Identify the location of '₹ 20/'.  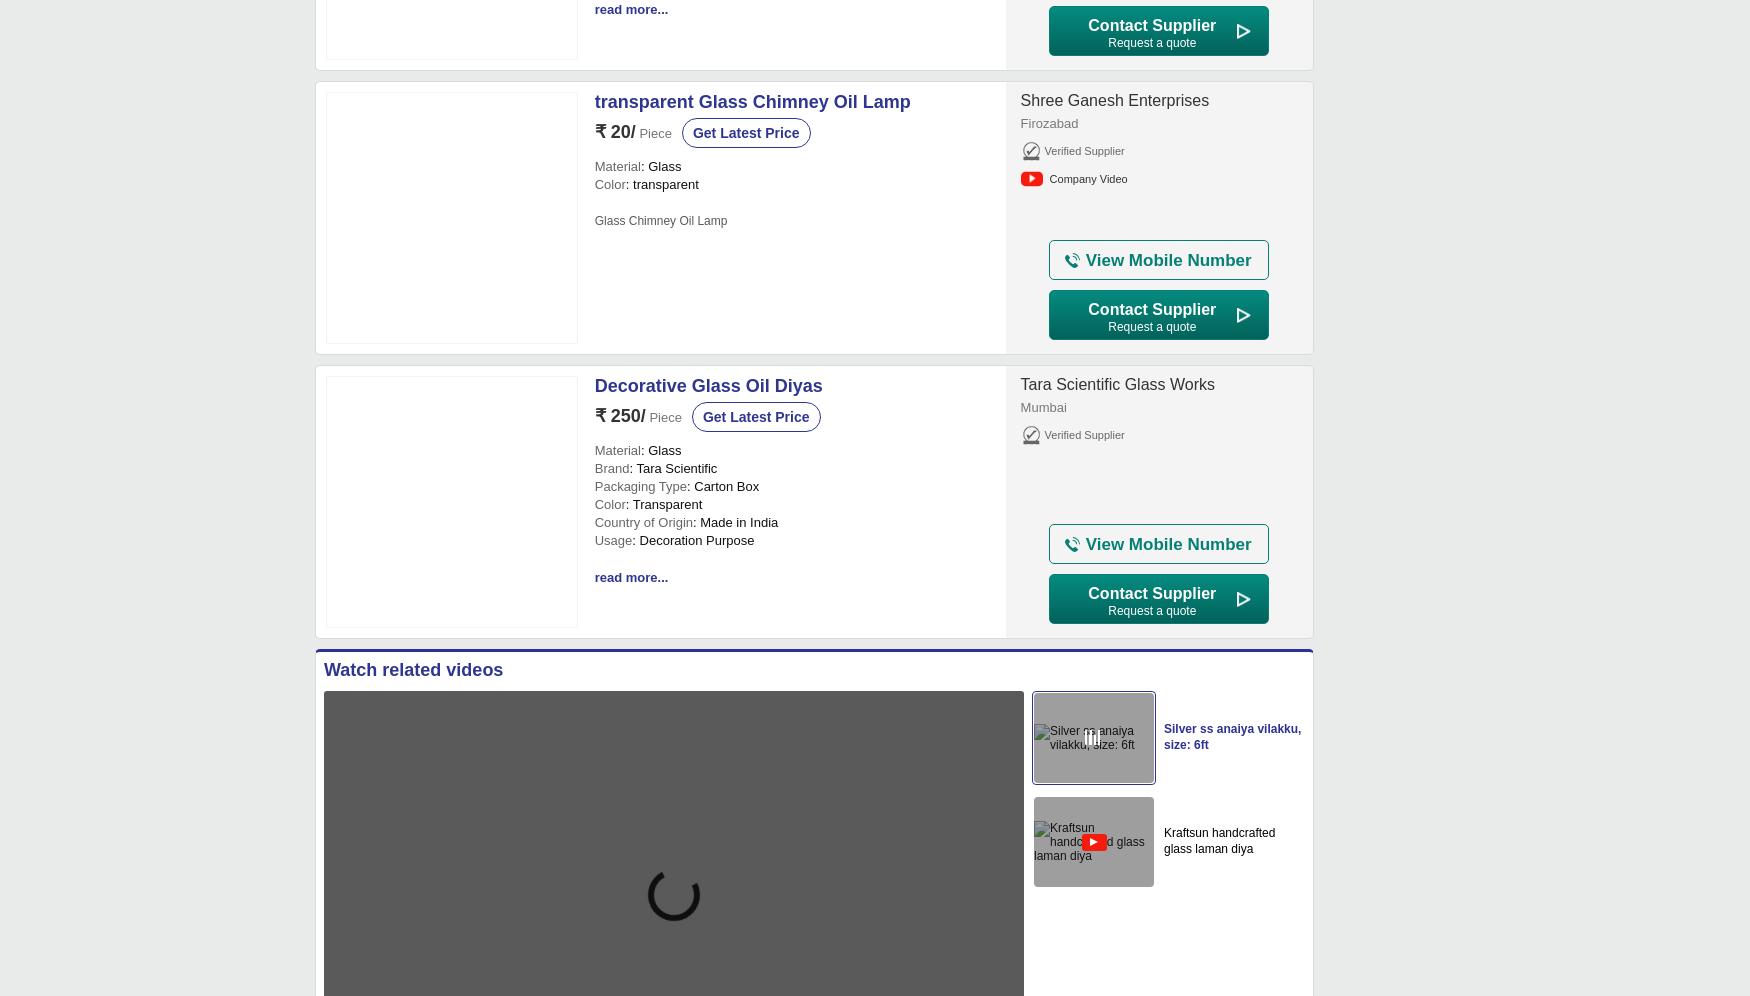
(614, 130).